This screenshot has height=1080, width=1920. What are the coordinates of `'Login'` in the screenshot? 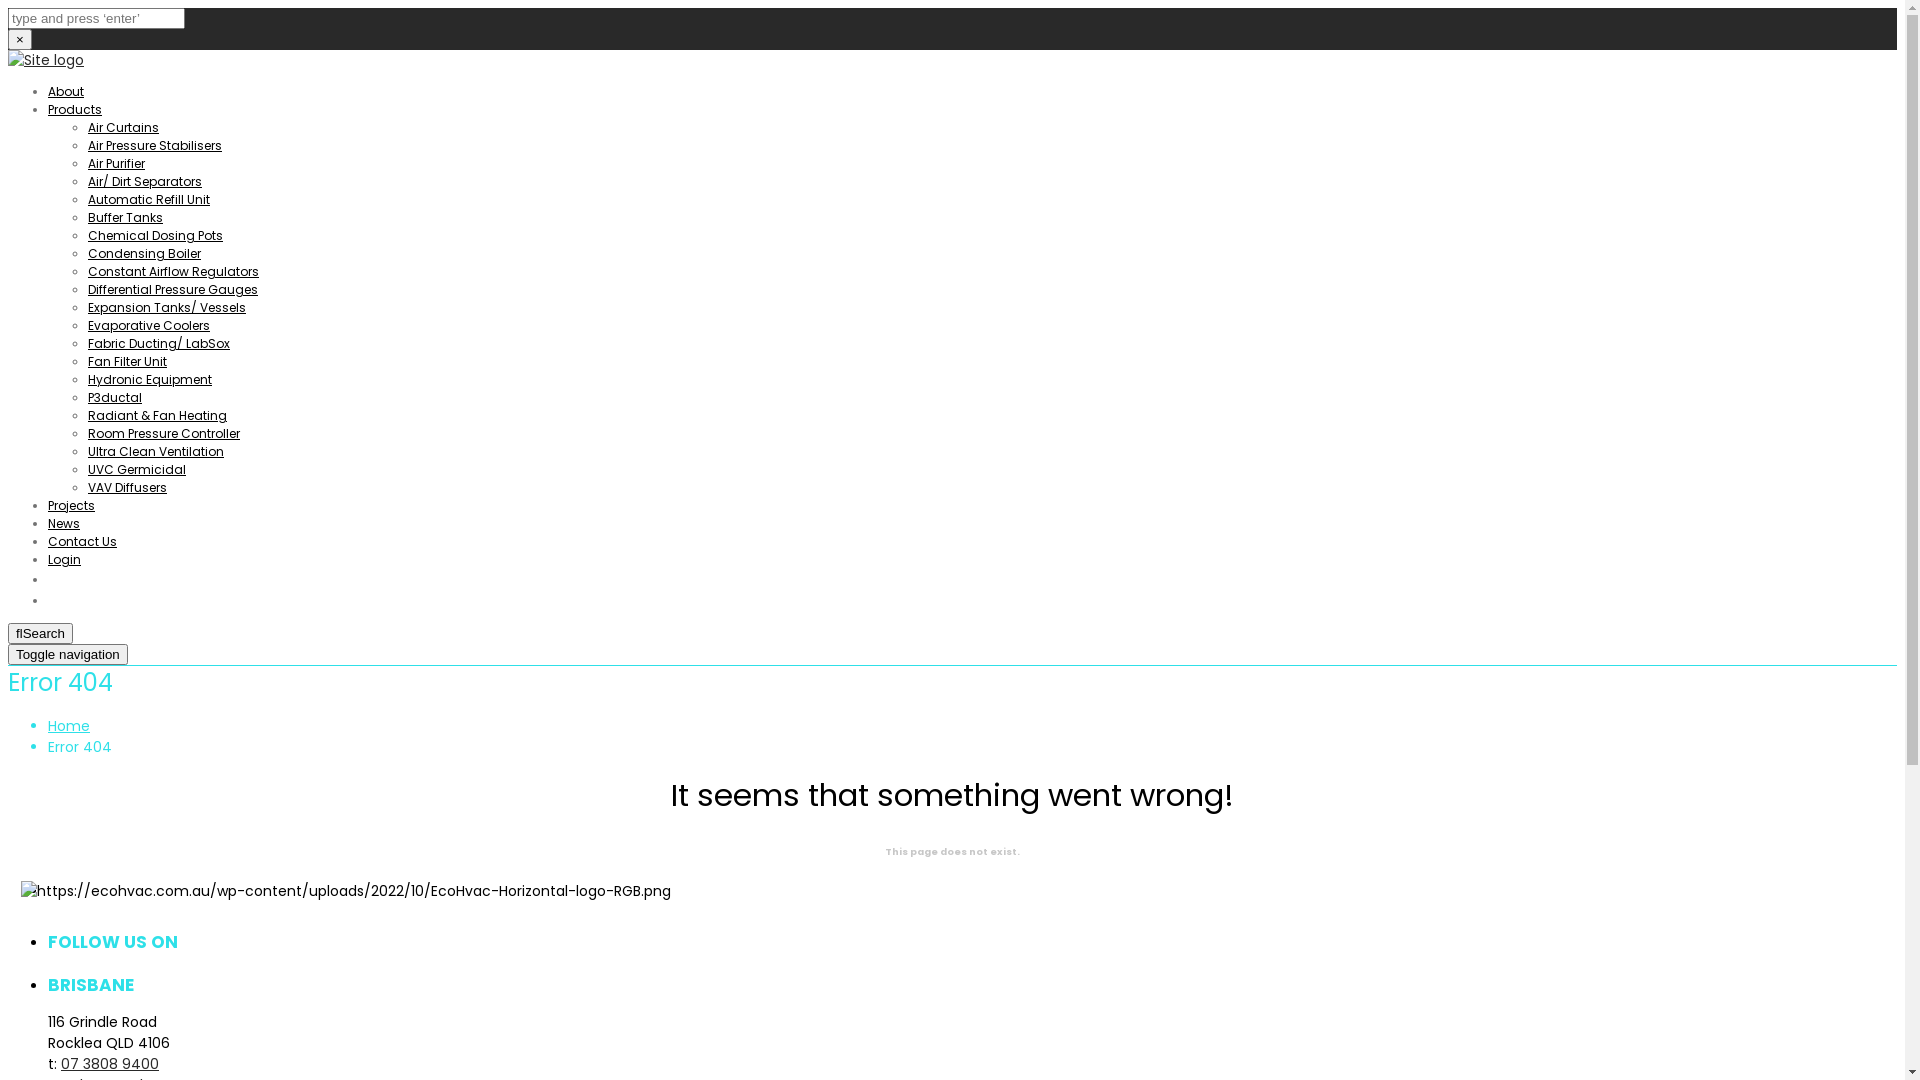 It's located at (64, 559).